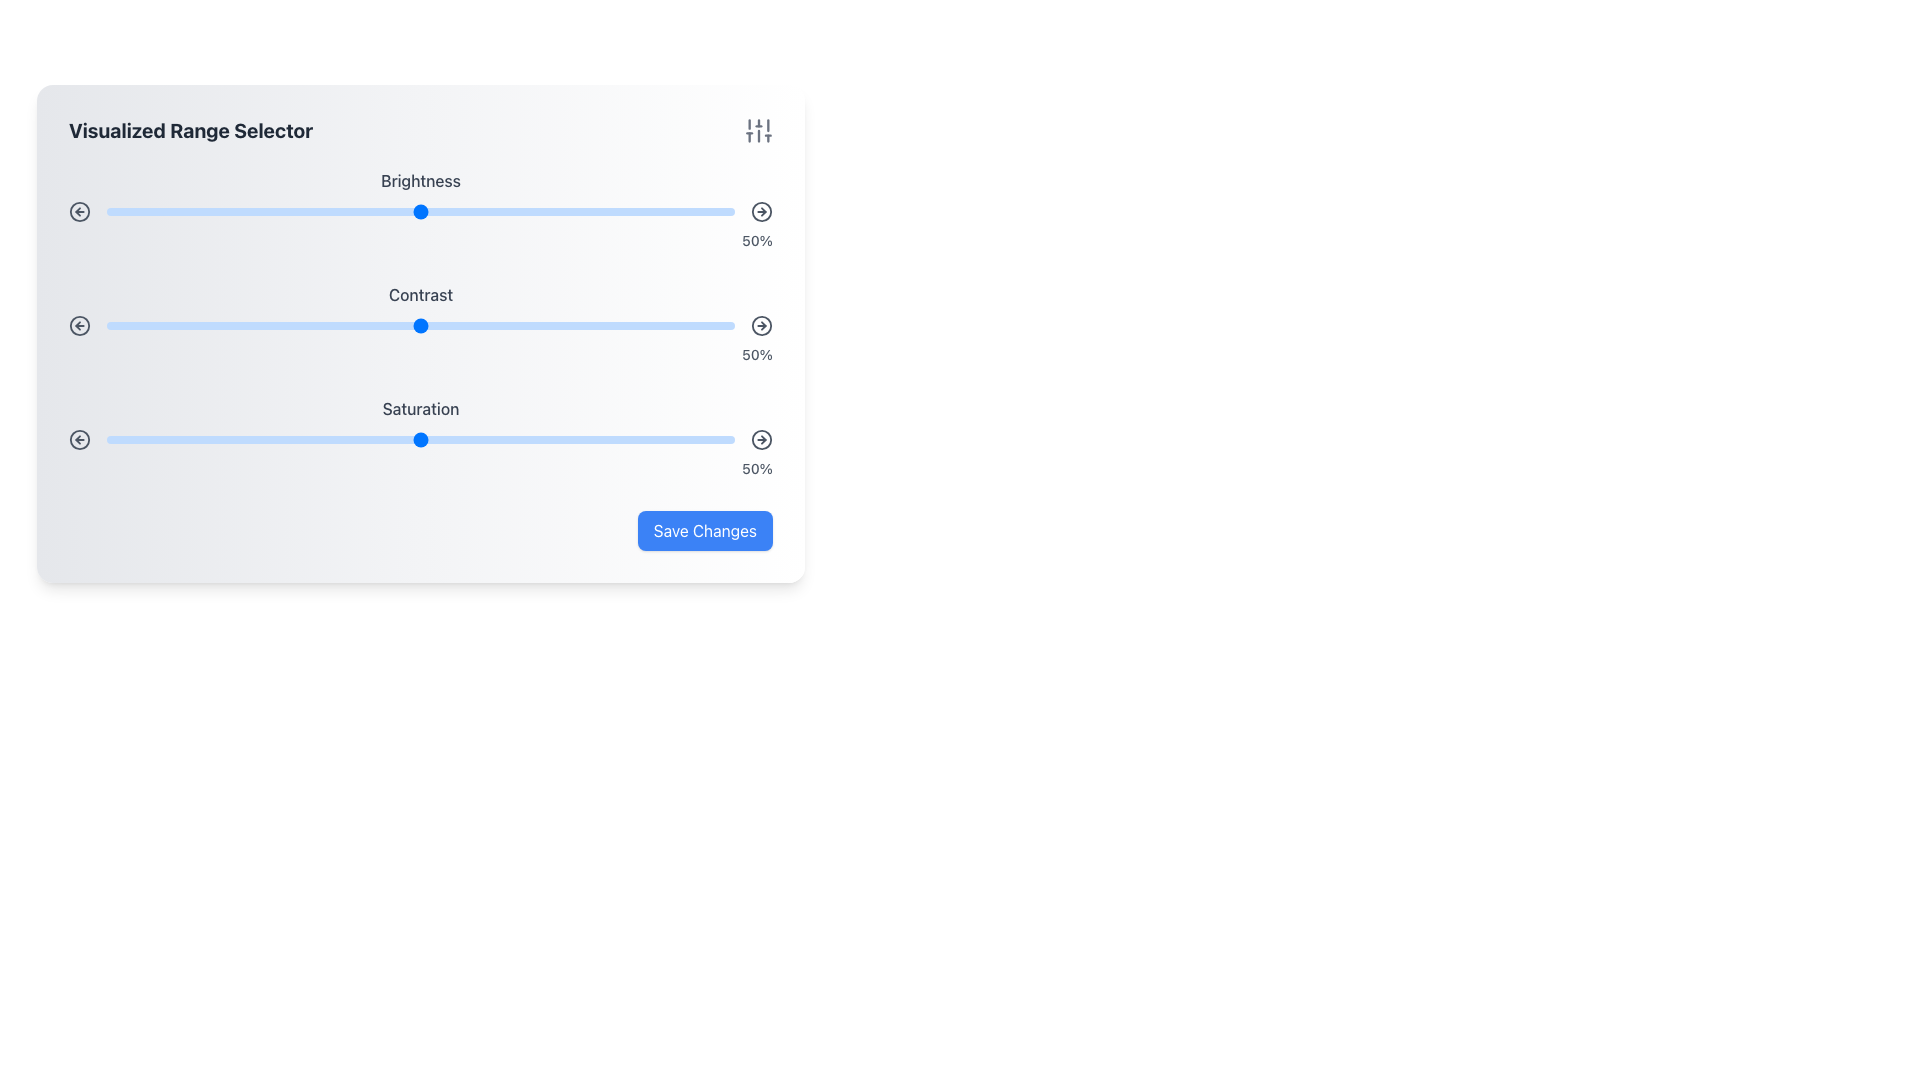 Image resolution: width=1920 pixels, height=1080 pixels. What do you see at coordinates (220, 325) in the screenshot?
I see `the value of the contrast slider` at bounding box center [220, 325].